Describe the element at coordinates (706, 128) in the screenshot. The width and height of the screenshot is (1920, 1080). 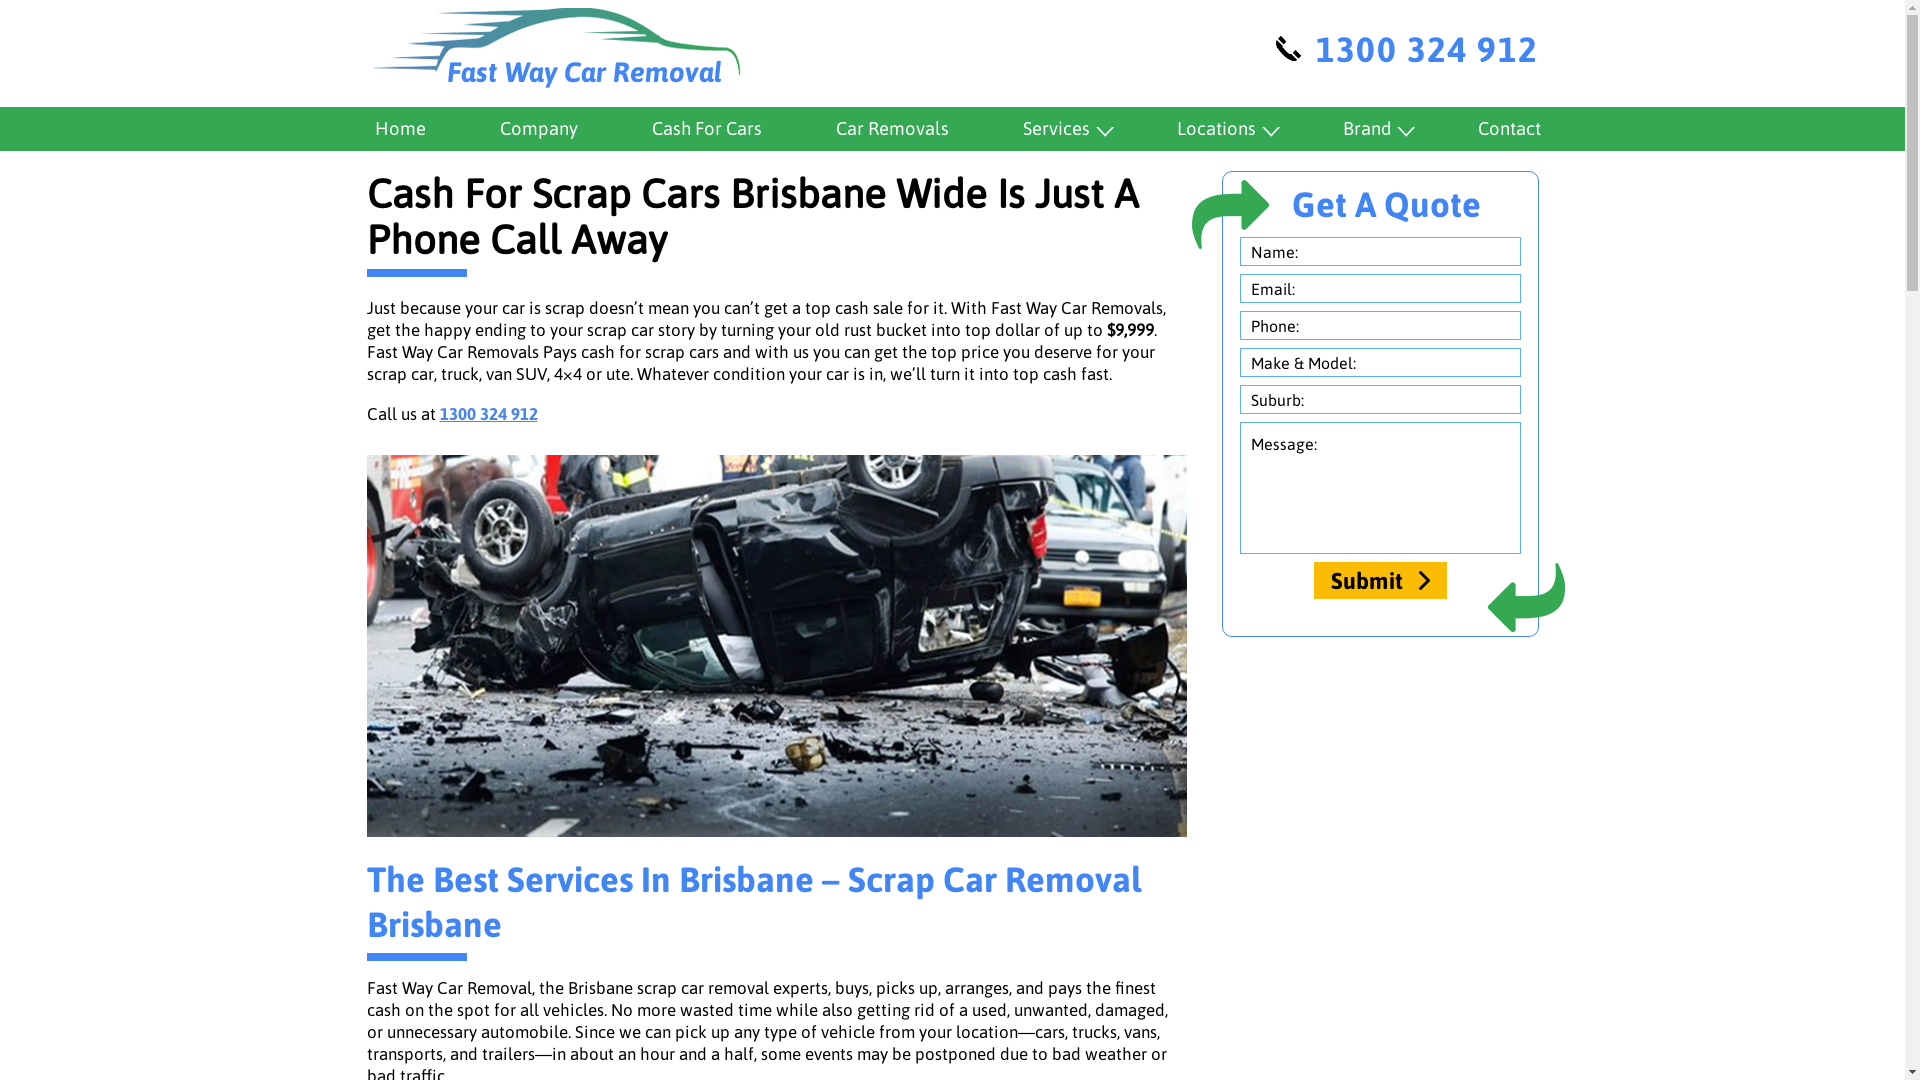
I see `'Cash For Cars'` at that location.